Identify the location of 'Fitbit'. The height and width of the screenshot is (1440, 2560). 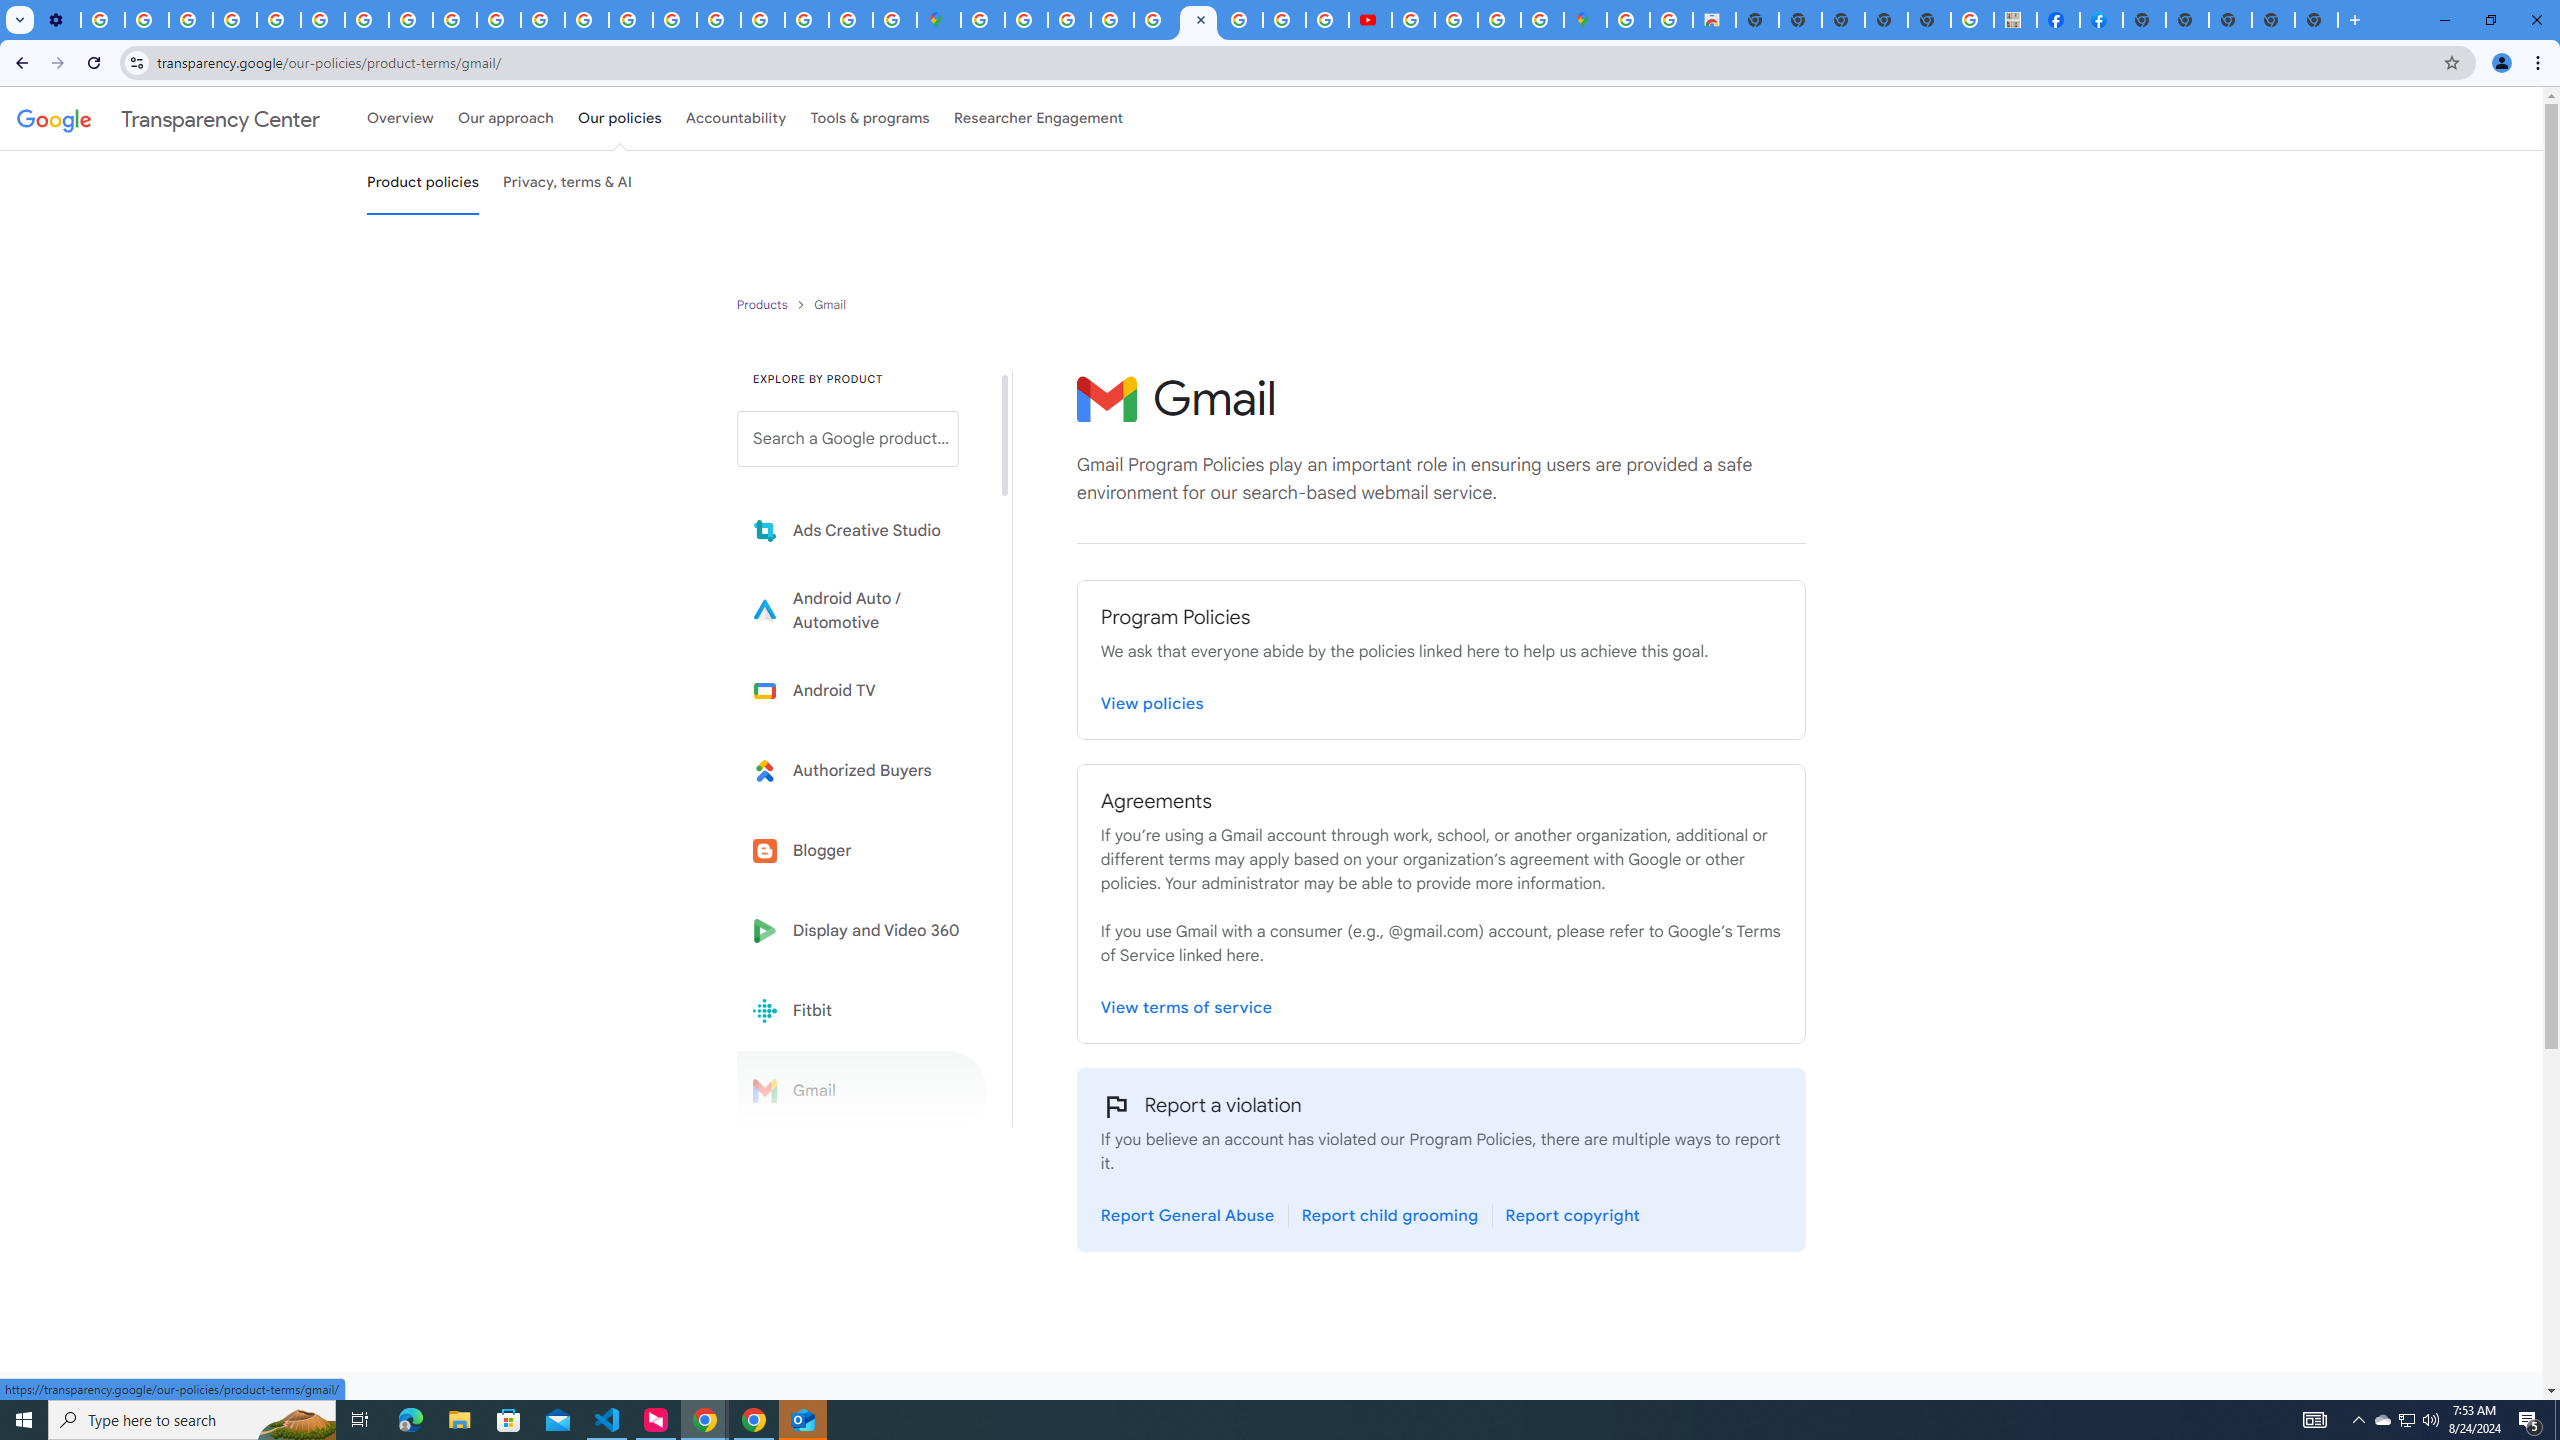
(861, 1010).